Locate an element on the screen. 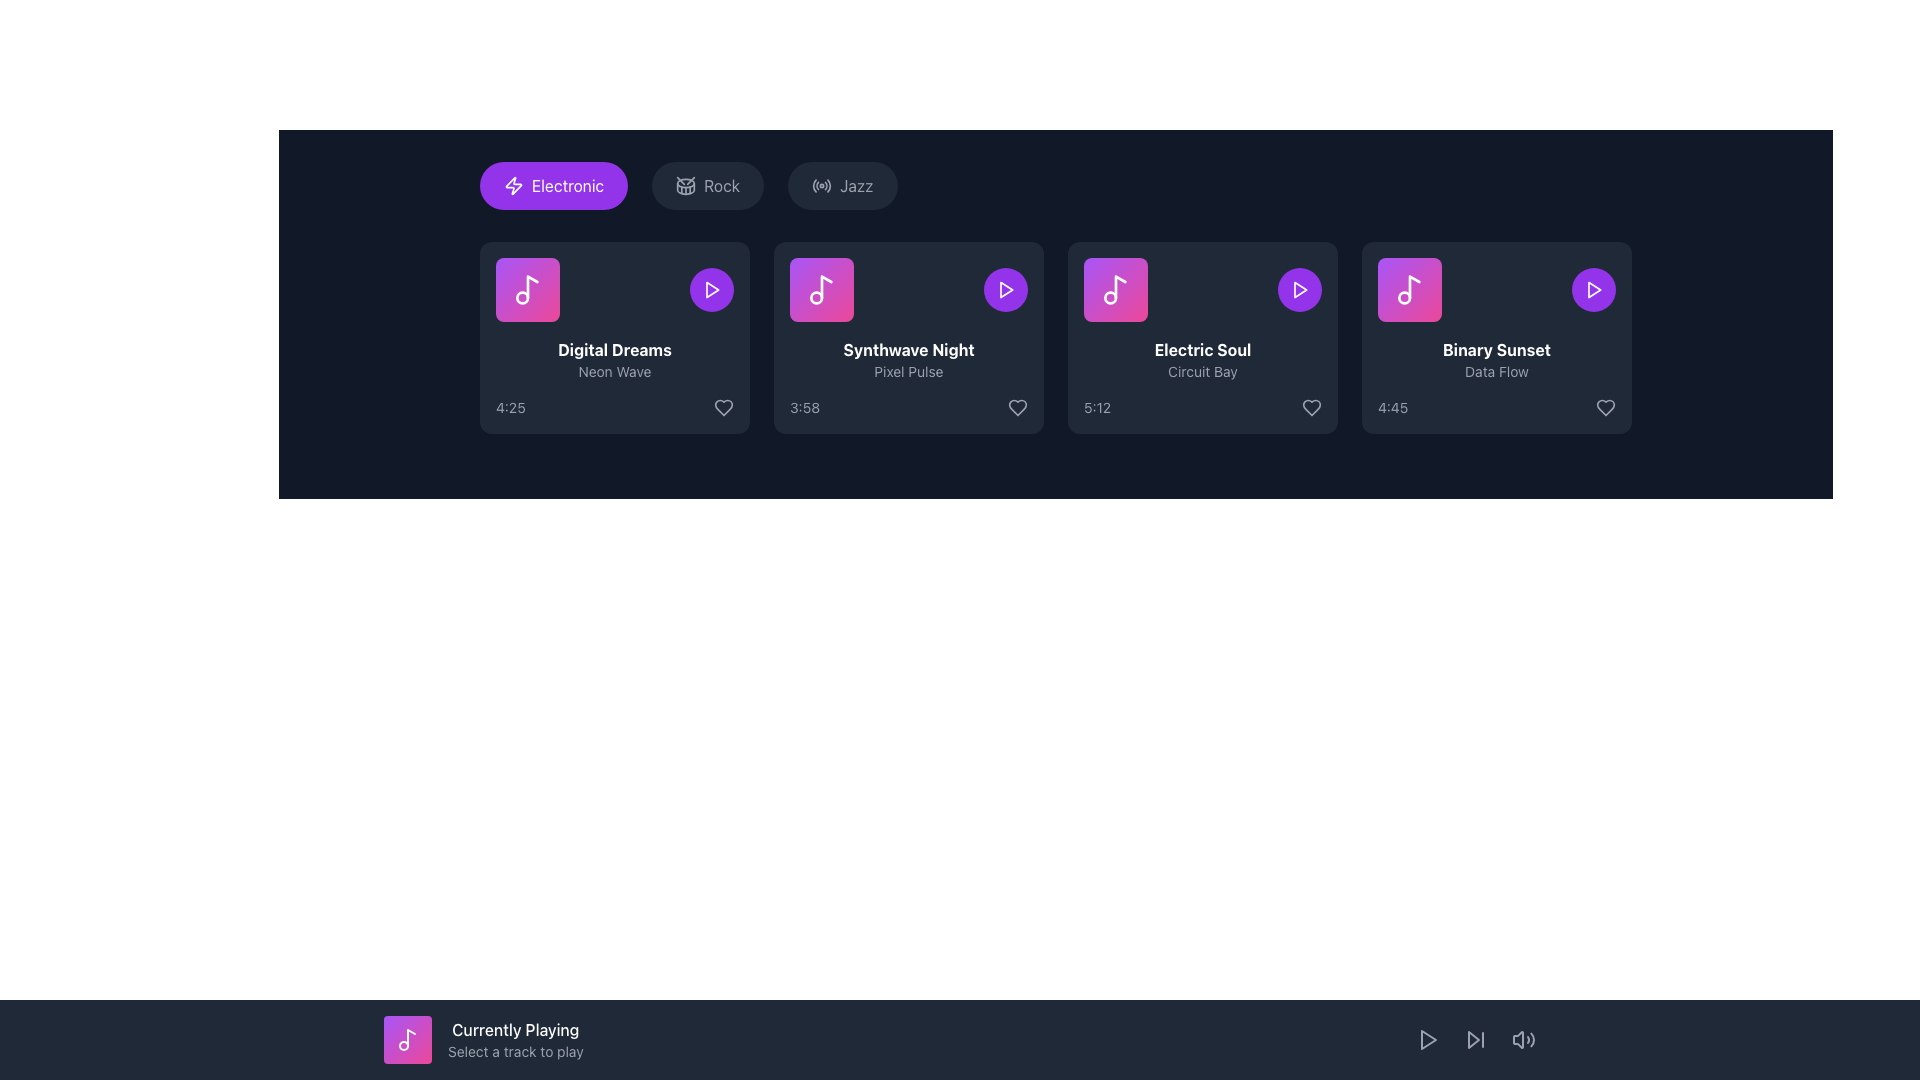 Image resolution: width=1920 pixels, height=1080 pixels. the play button icon is located at coordinates (711, 289).